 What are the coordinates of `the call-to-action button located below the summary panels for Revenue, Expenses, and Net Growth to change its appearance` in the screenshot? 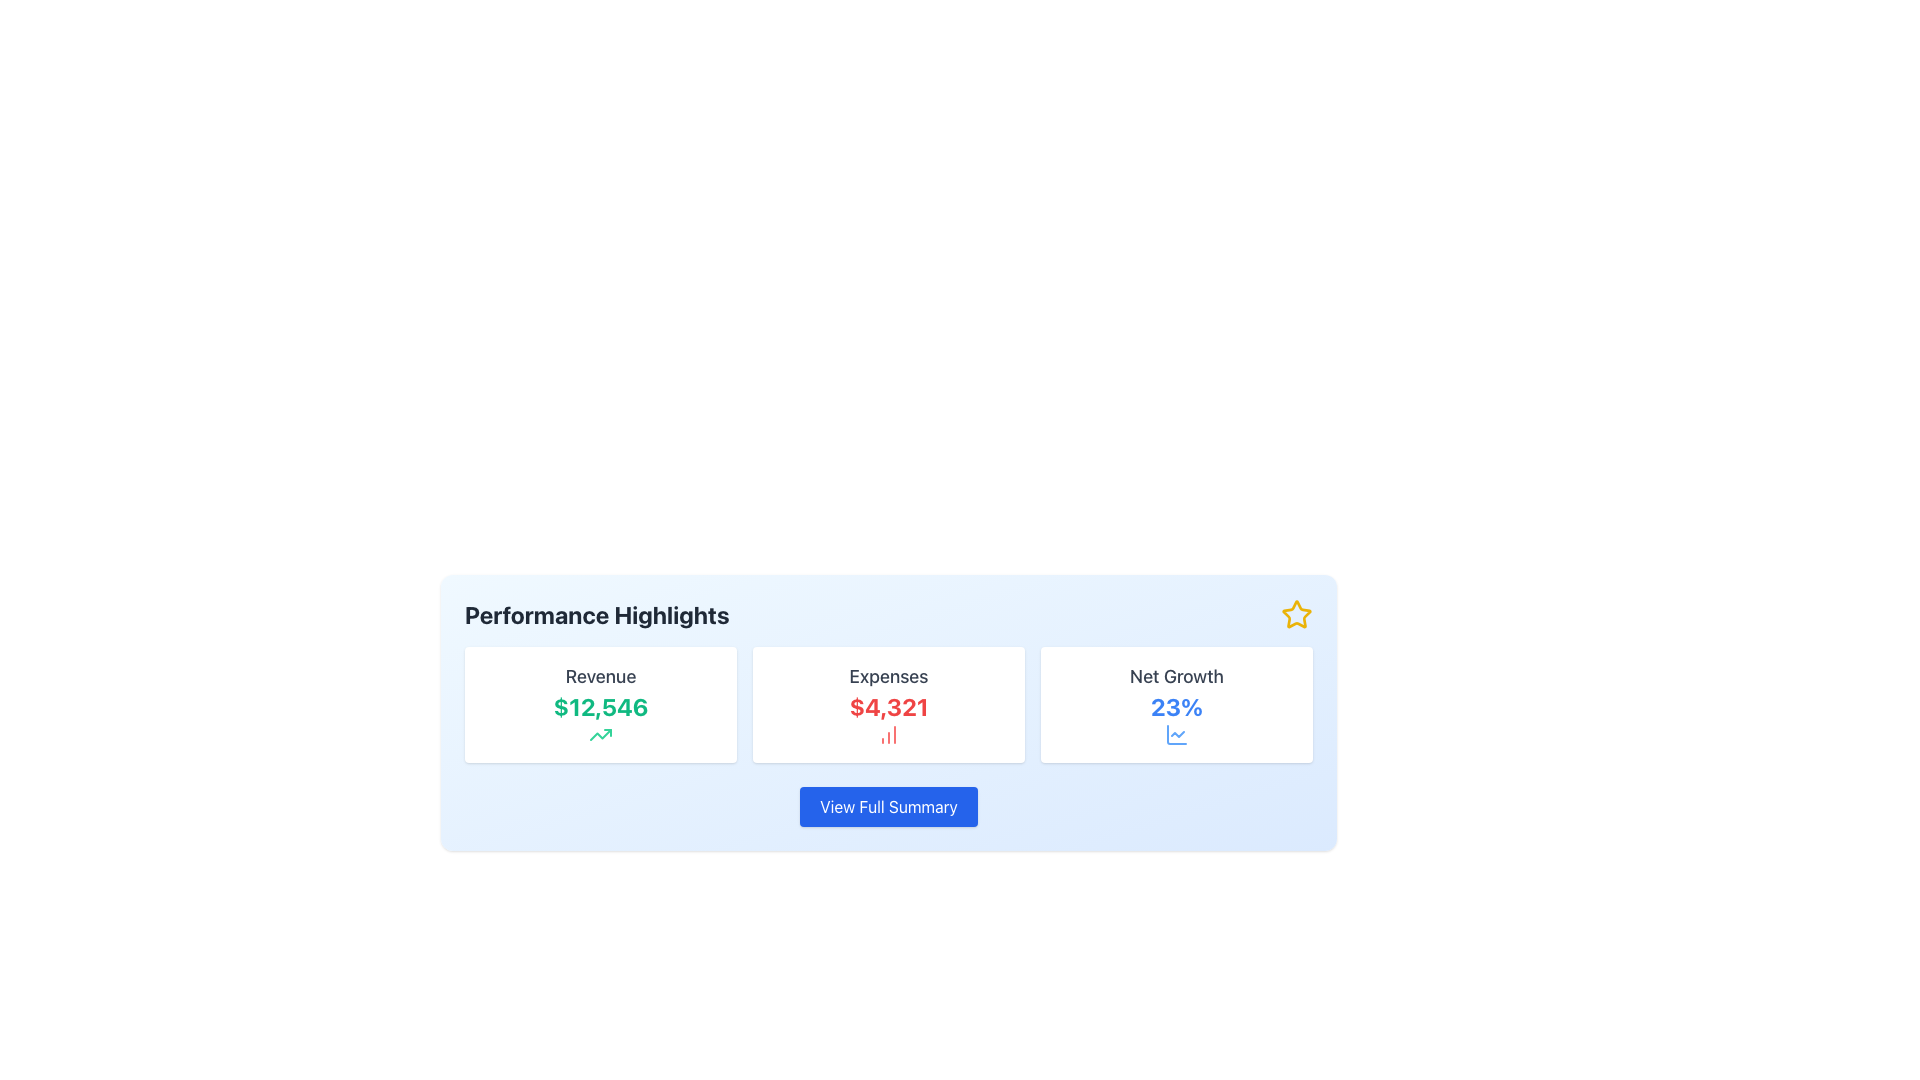 It's located at (887, 805).